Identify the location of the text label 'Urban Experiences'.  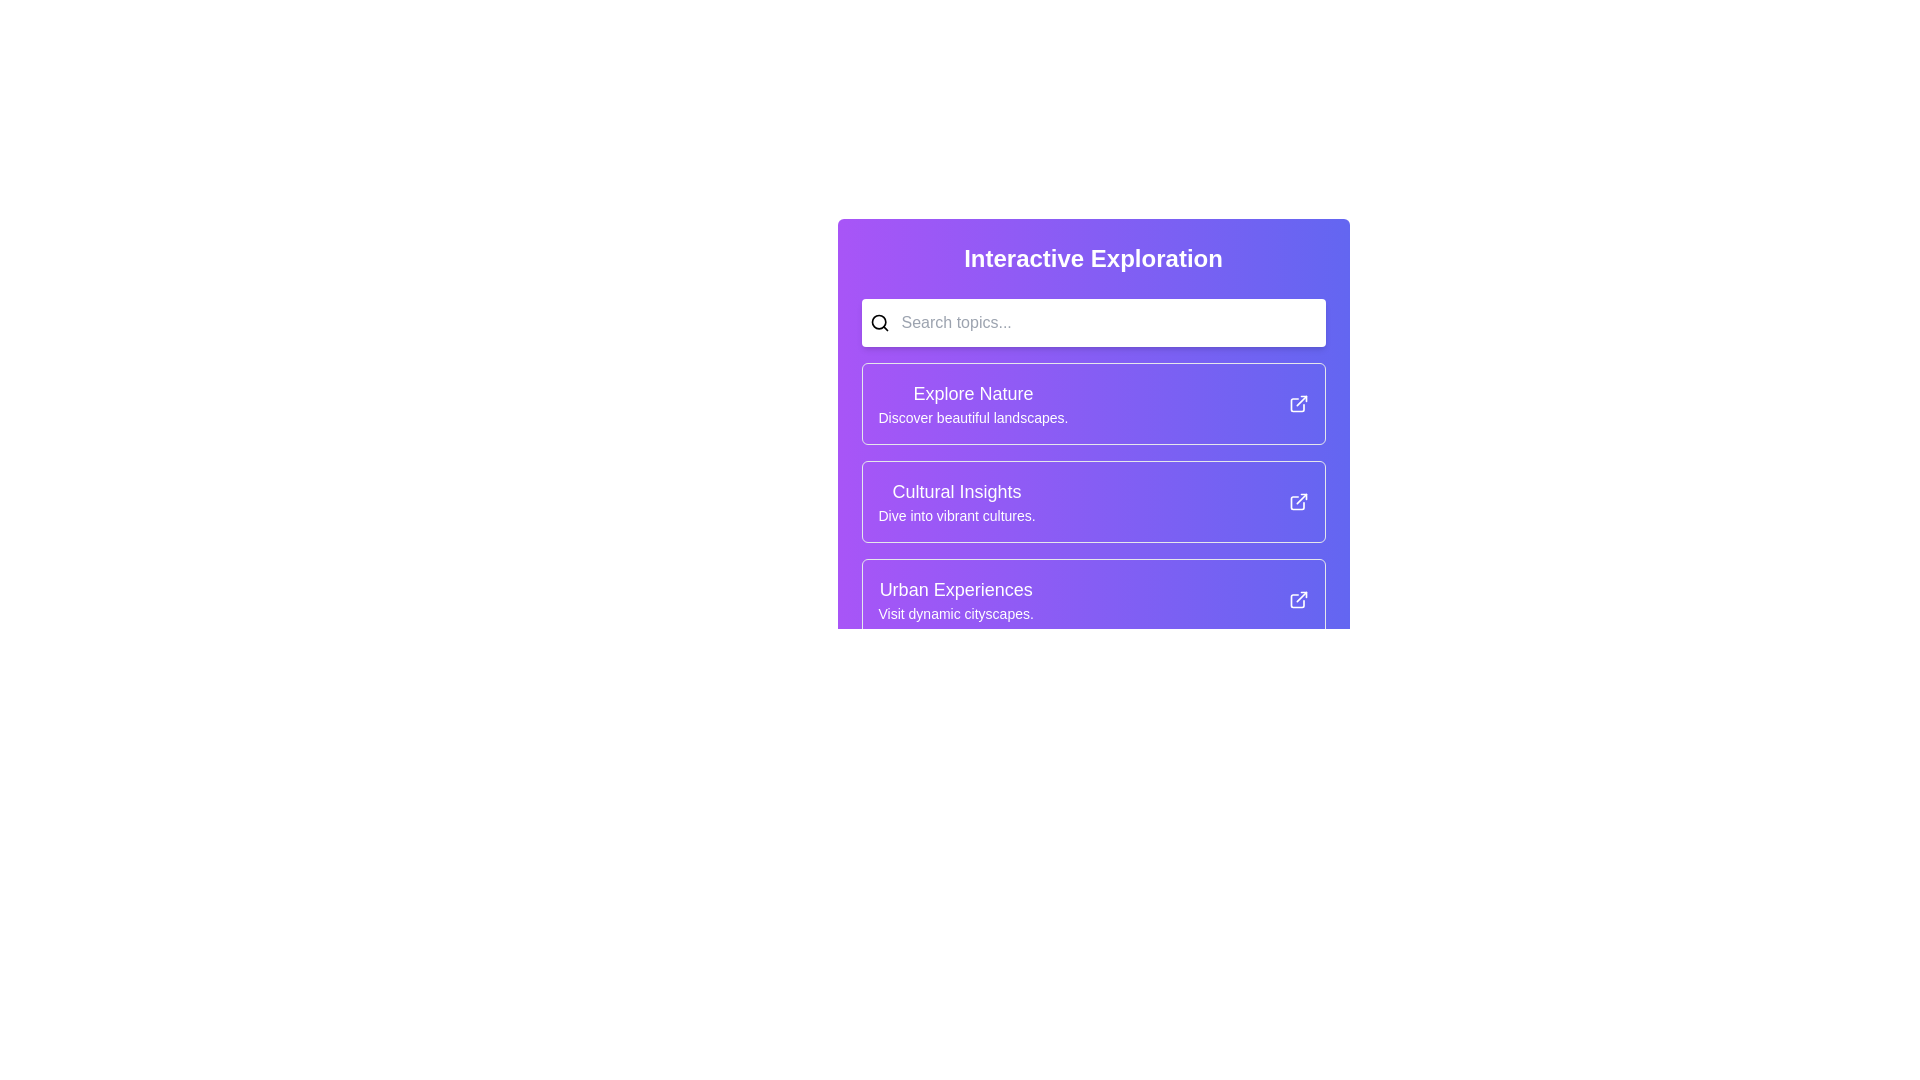
(955, 599).